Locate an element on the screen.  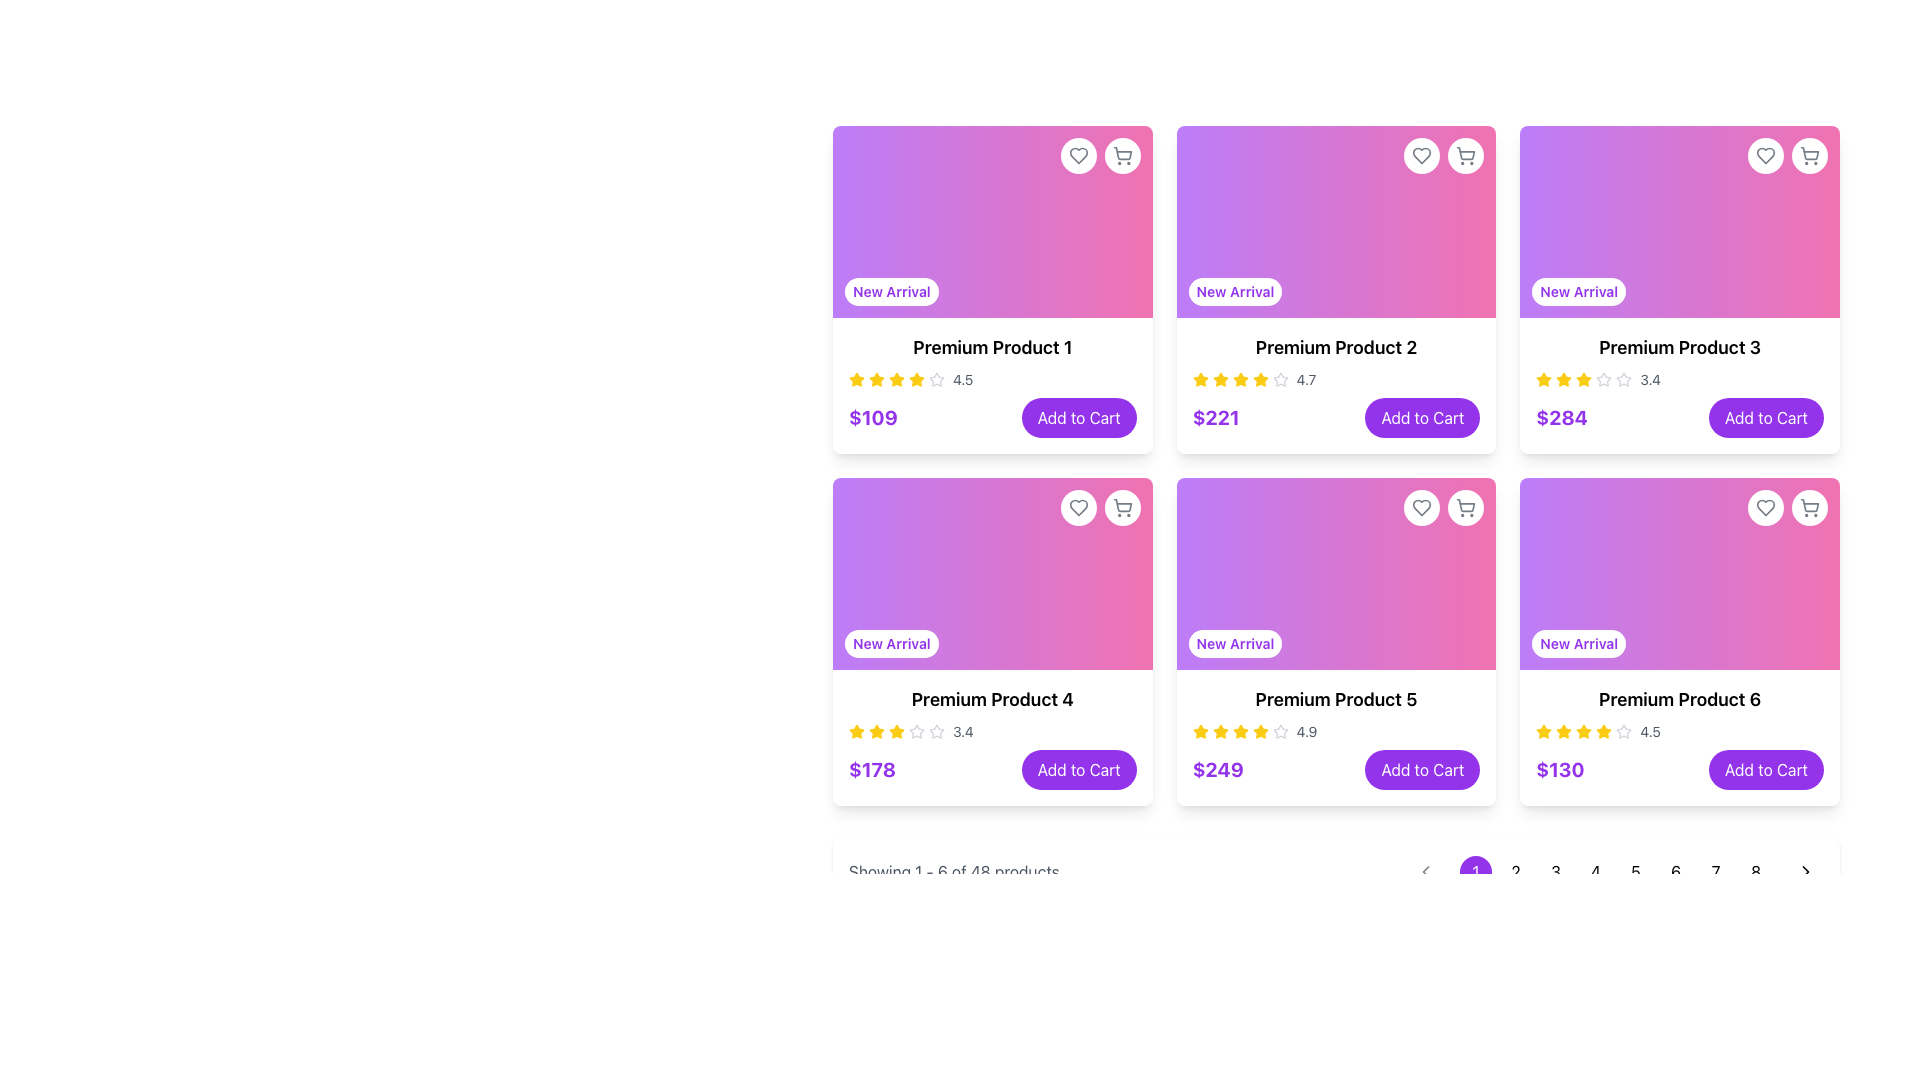
the third golden-yellow star icon in the rating display for the 'Premium Product 4', which is located beneath the product title and above the price label is located at coordinates (877, 732).